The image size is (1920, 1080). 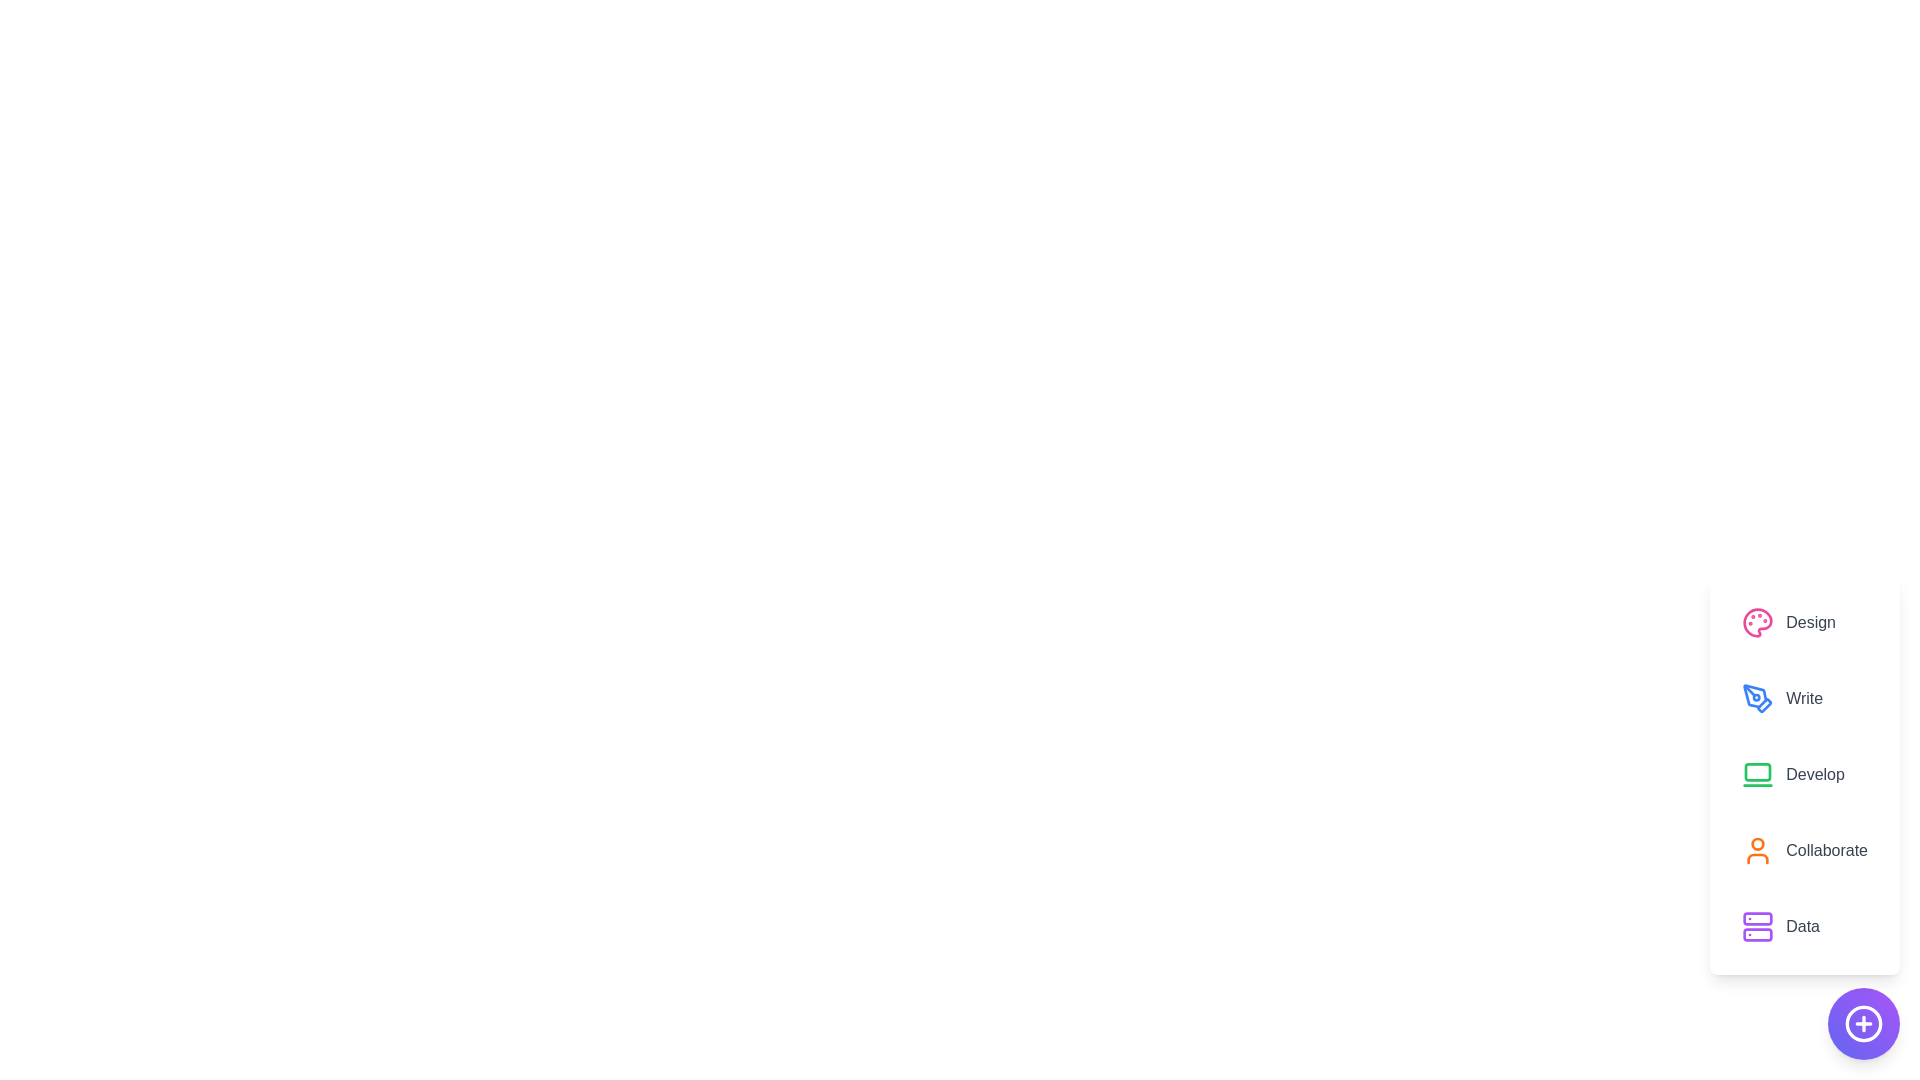 What do you see at coordinates (1804, 926) in the screenshot?
I see `the option Data from the displayed options` at bounding box center [1804, 926].